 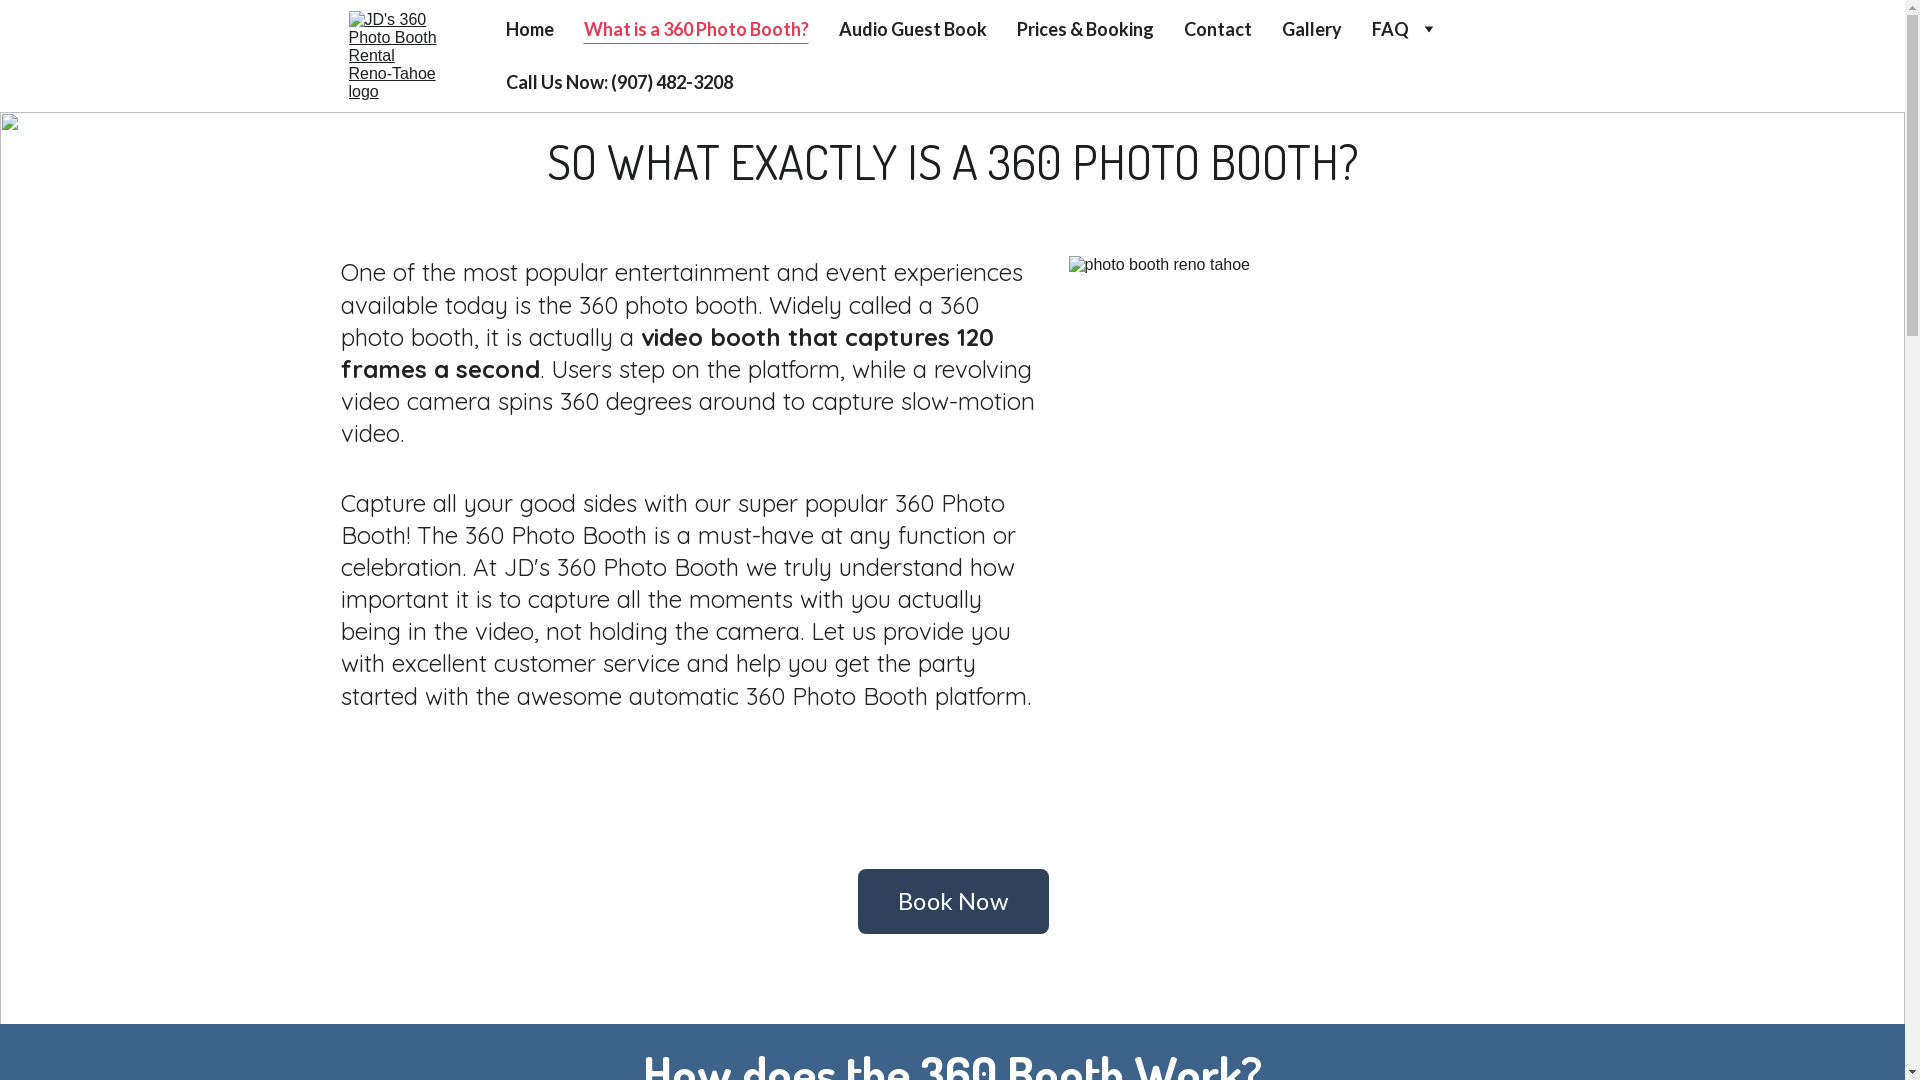 I want to click on 'Gallery', so click(x=1311, y=29).